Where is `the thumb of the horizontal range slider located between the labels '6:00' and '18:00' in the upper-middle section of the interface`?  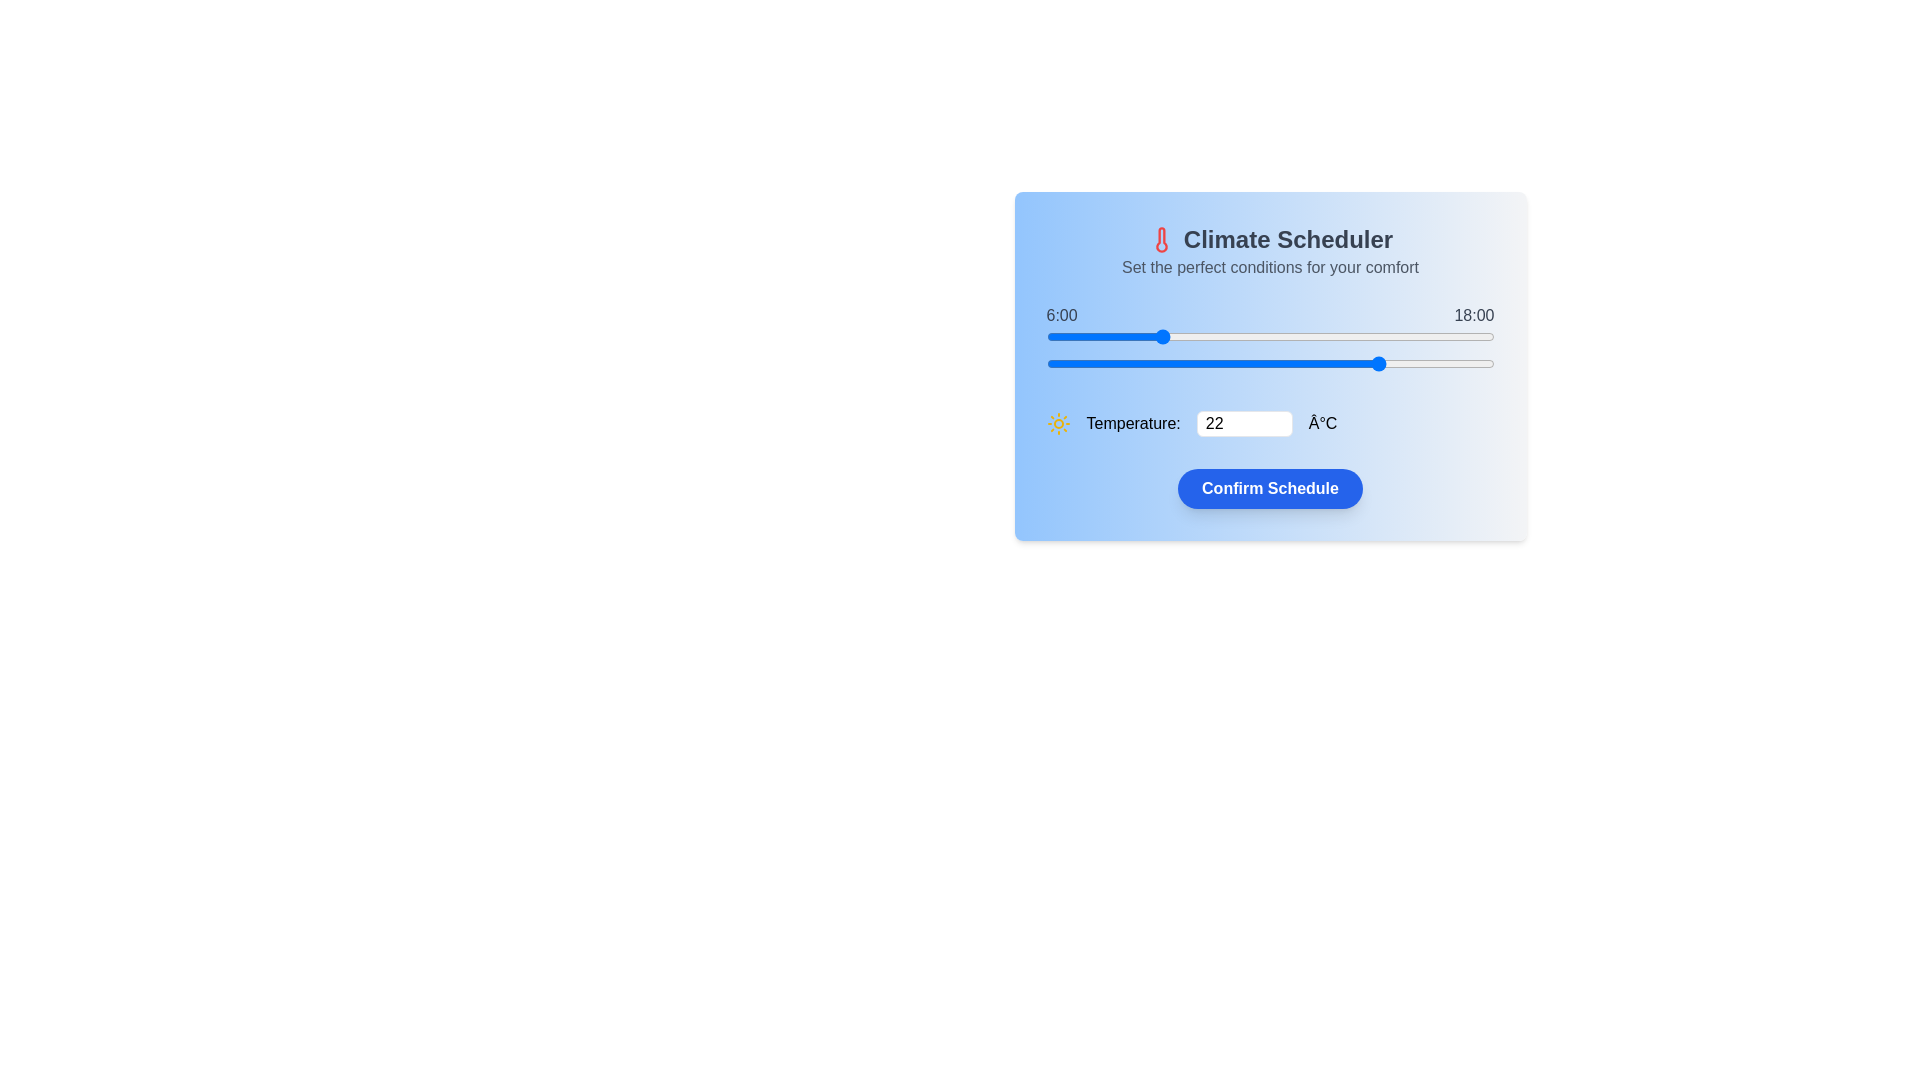
the thumb of the horizontal range slider located between the labels '6:00' and '18:00' in the upper-middle section of the interface is located at coordinates (1269, 335).